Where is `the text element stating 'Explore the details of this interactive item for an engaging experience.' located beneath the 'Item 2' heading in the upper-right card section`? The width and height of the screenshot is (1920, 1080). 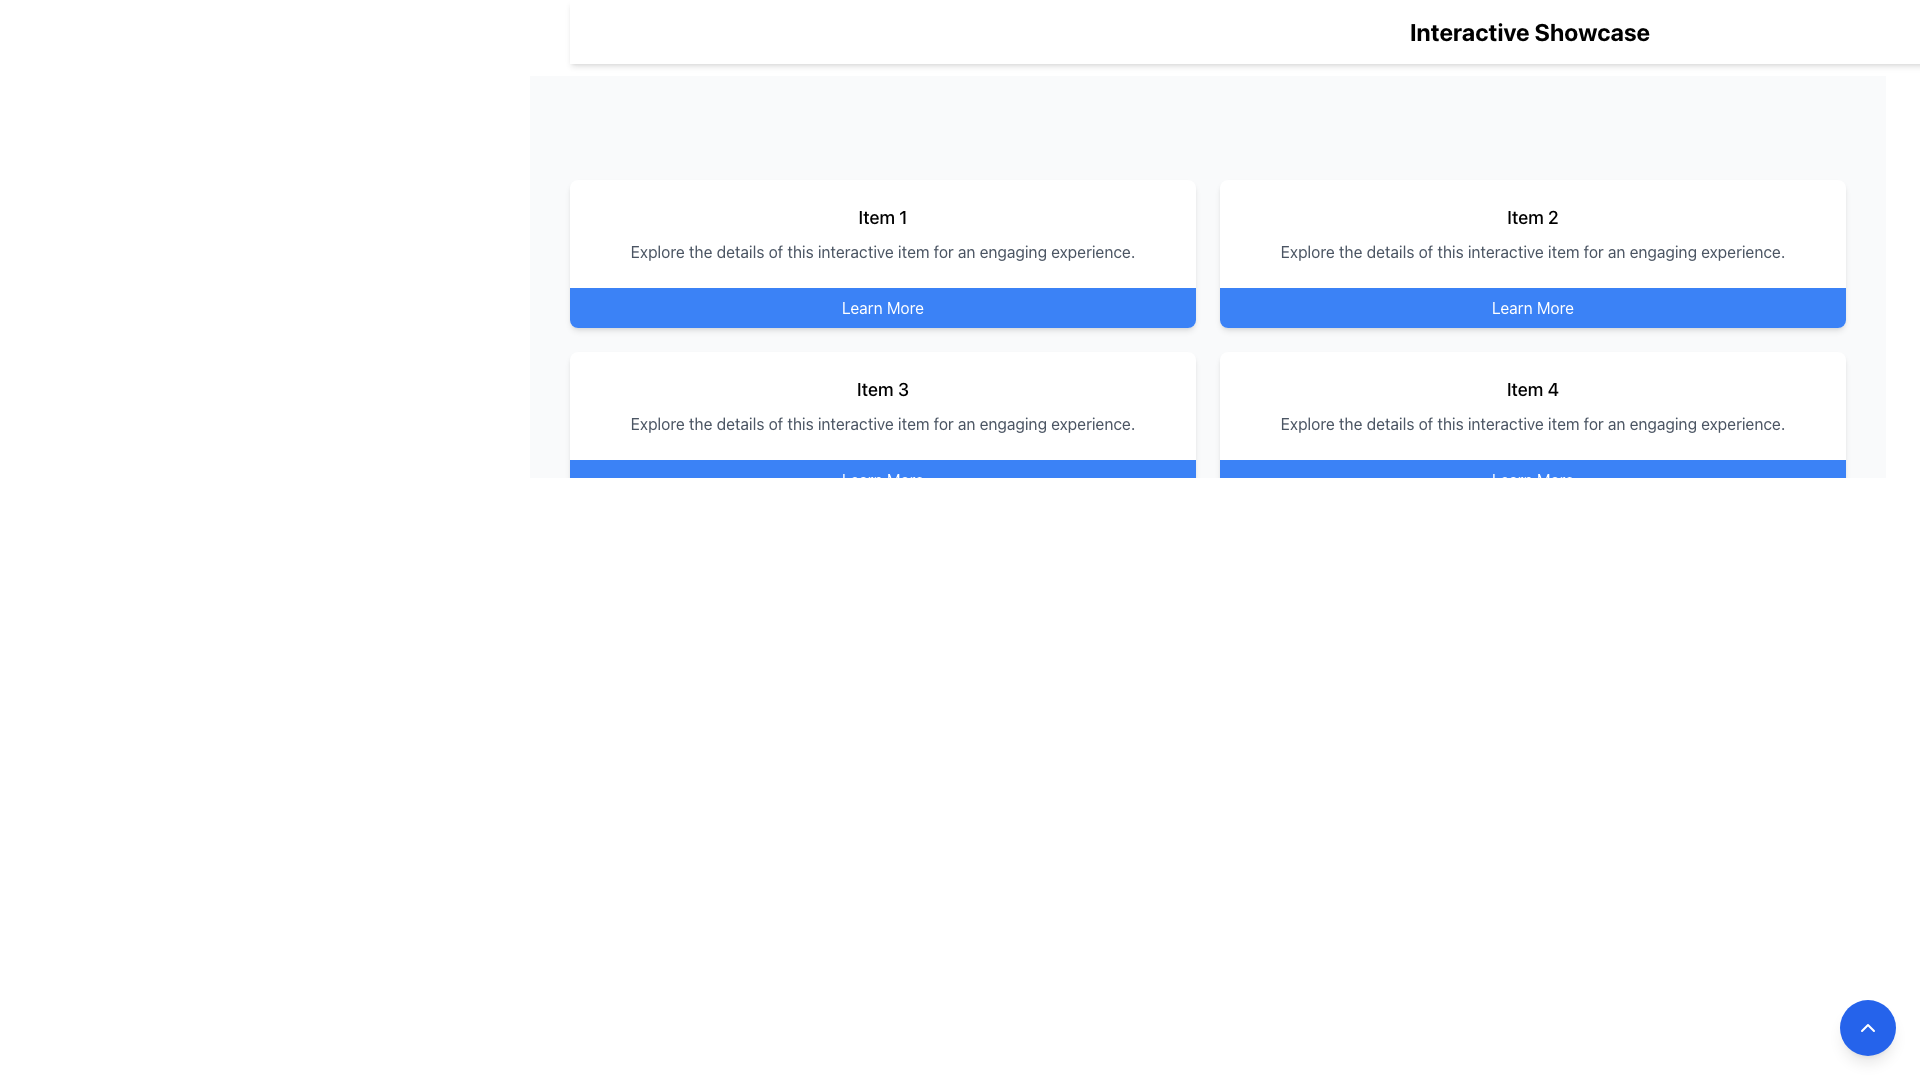 the text element stating 'Explore the details of this interactive item for an engaging experience.' located beneath the 'Item 2' heading in the upper-right card section is located at coordinates (1531, 250).